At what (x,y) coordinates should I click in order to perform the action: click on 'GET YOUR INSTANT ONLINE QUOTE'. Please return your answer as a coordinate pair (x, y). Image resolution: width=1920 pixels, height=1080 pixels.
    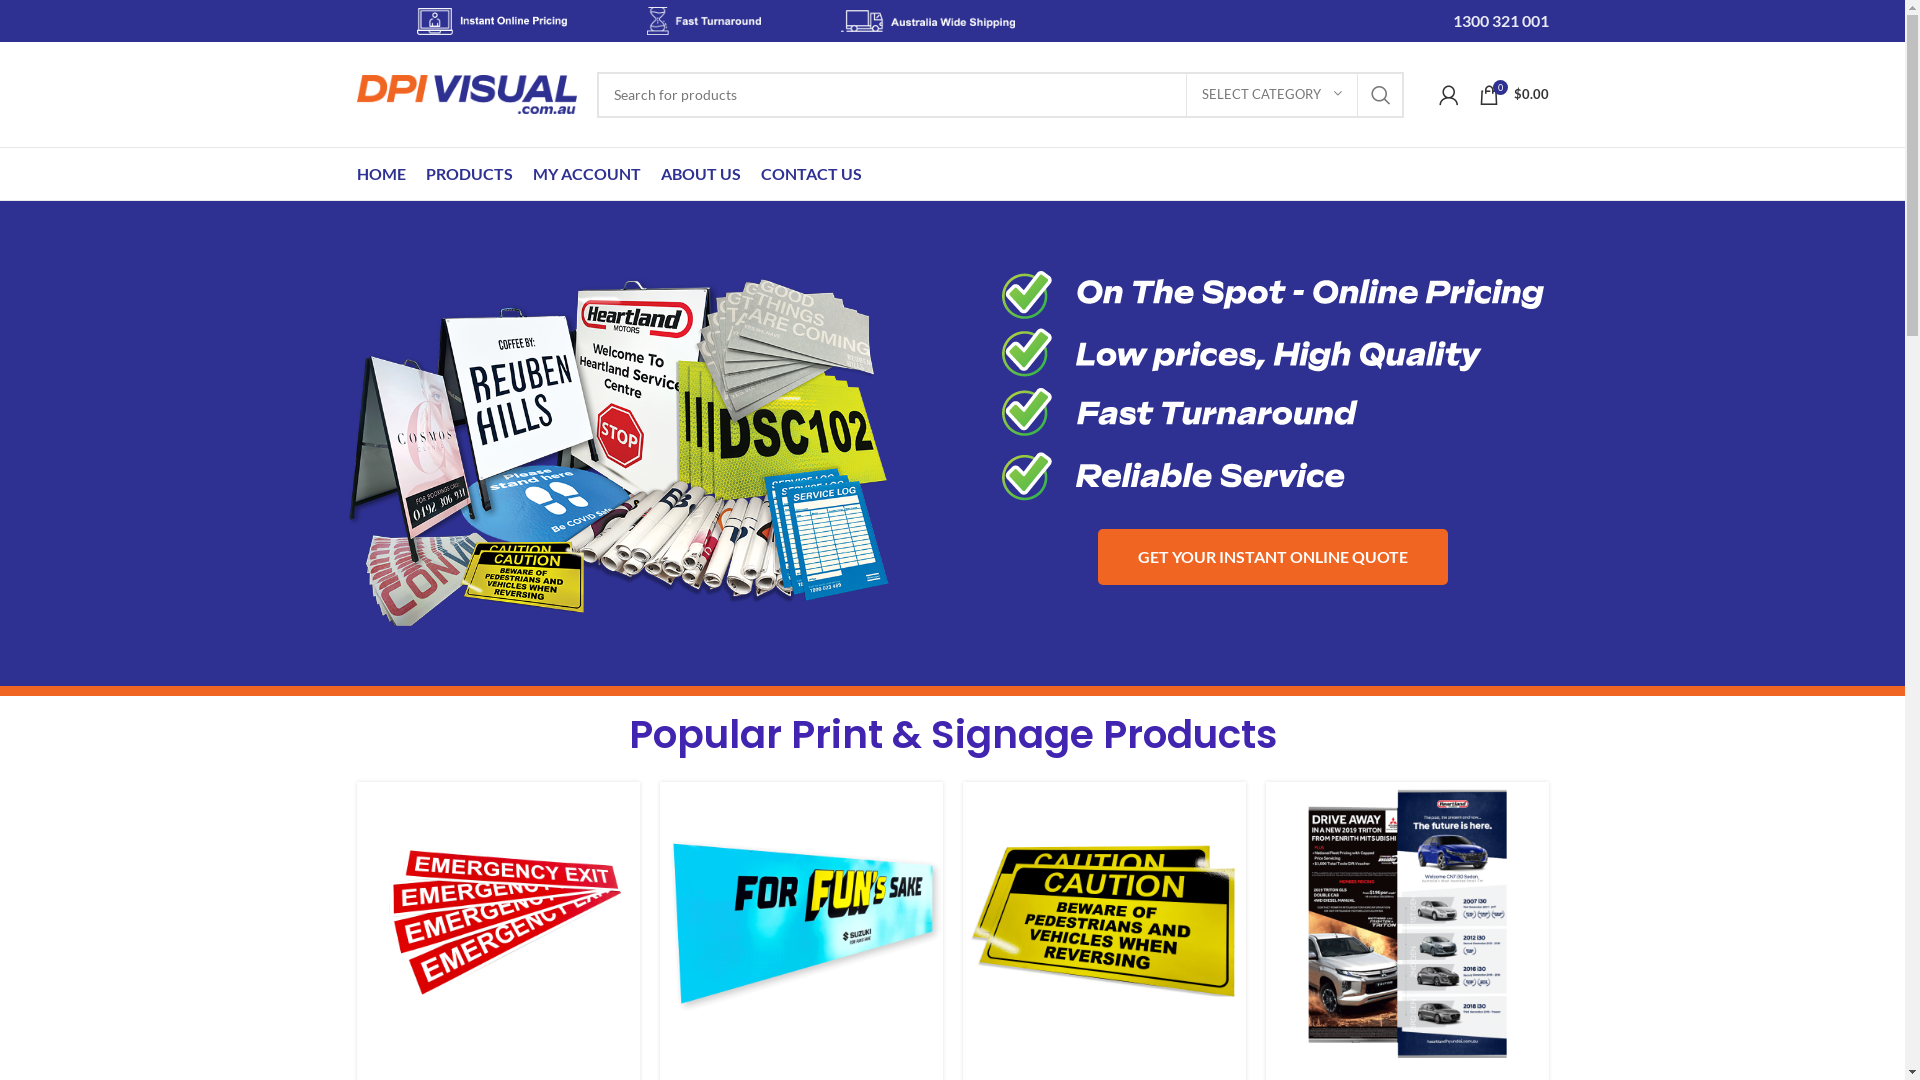
    Looking at the image, I should click on (1271, 556).